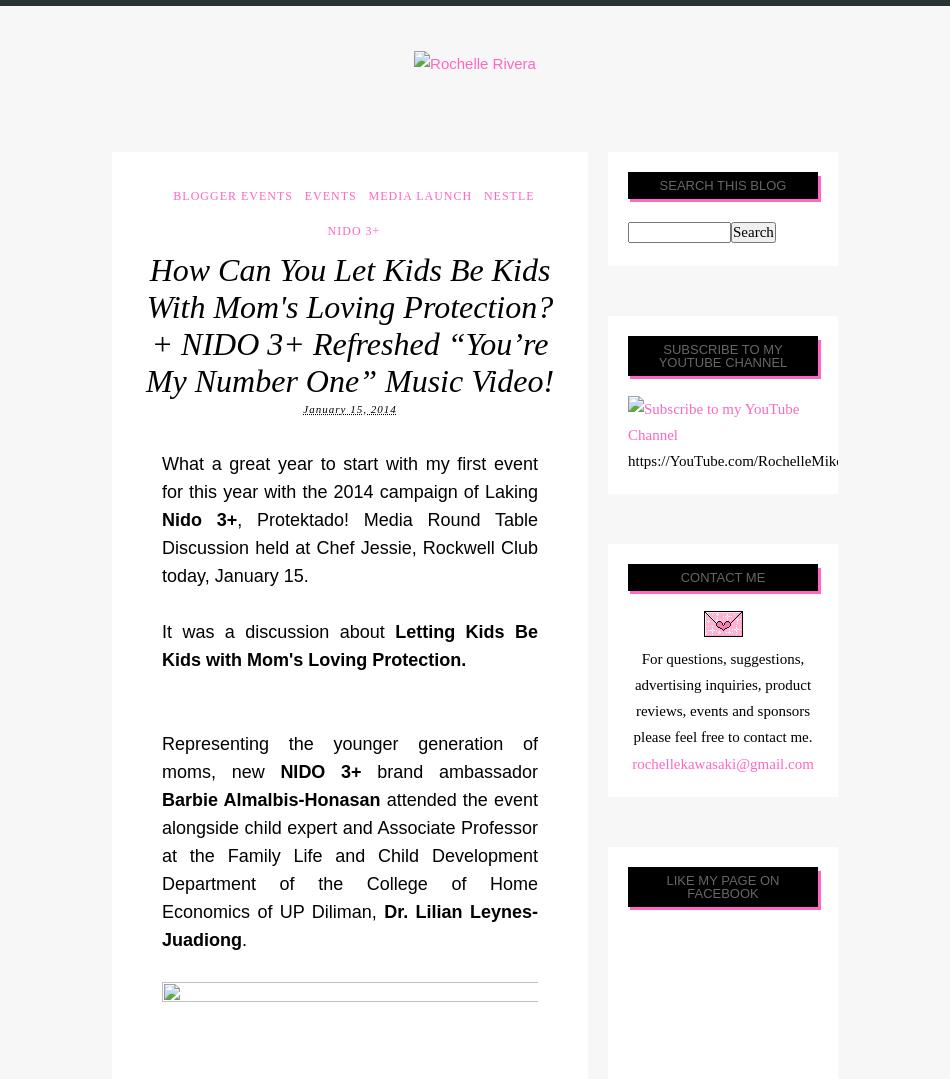 The image size is (950, 1079). Describe the element at coordinates (246, 939) in the screenshot. I see `'.'` at that location.